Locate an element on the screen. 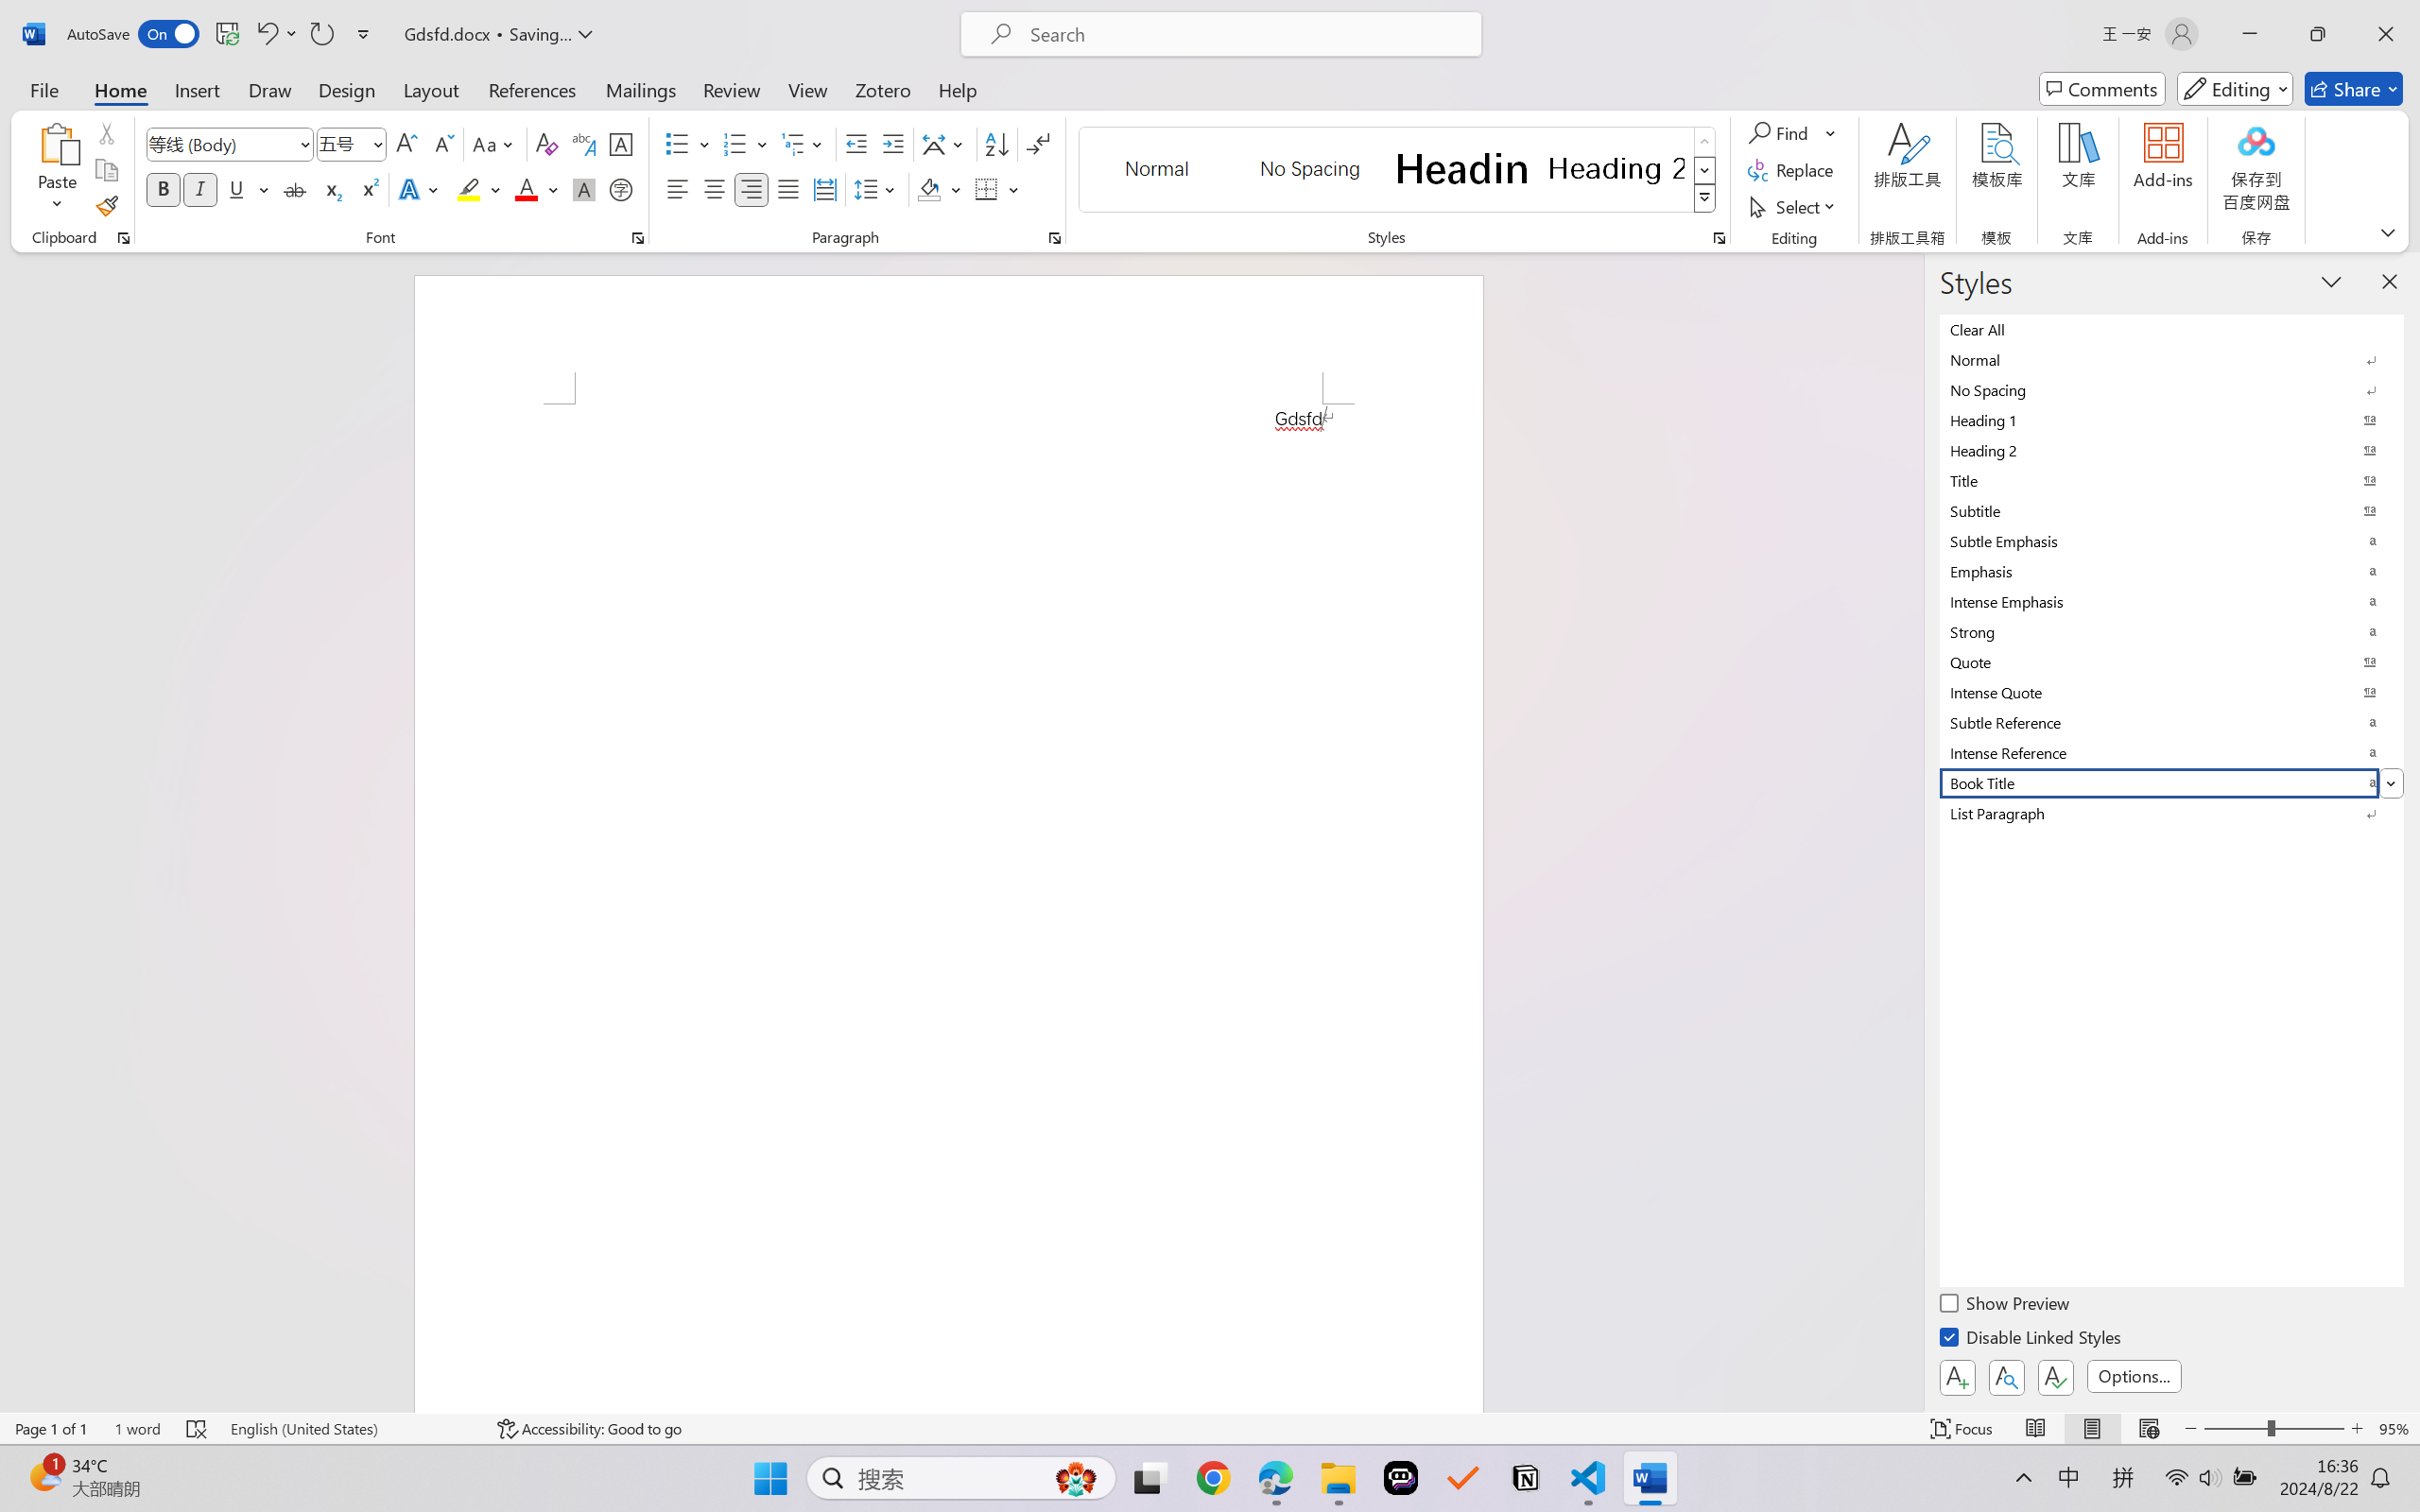 The width and height of the screenshot is (2420, 1512). 'Office Clipboard...' is located at coordinates (122, 237).